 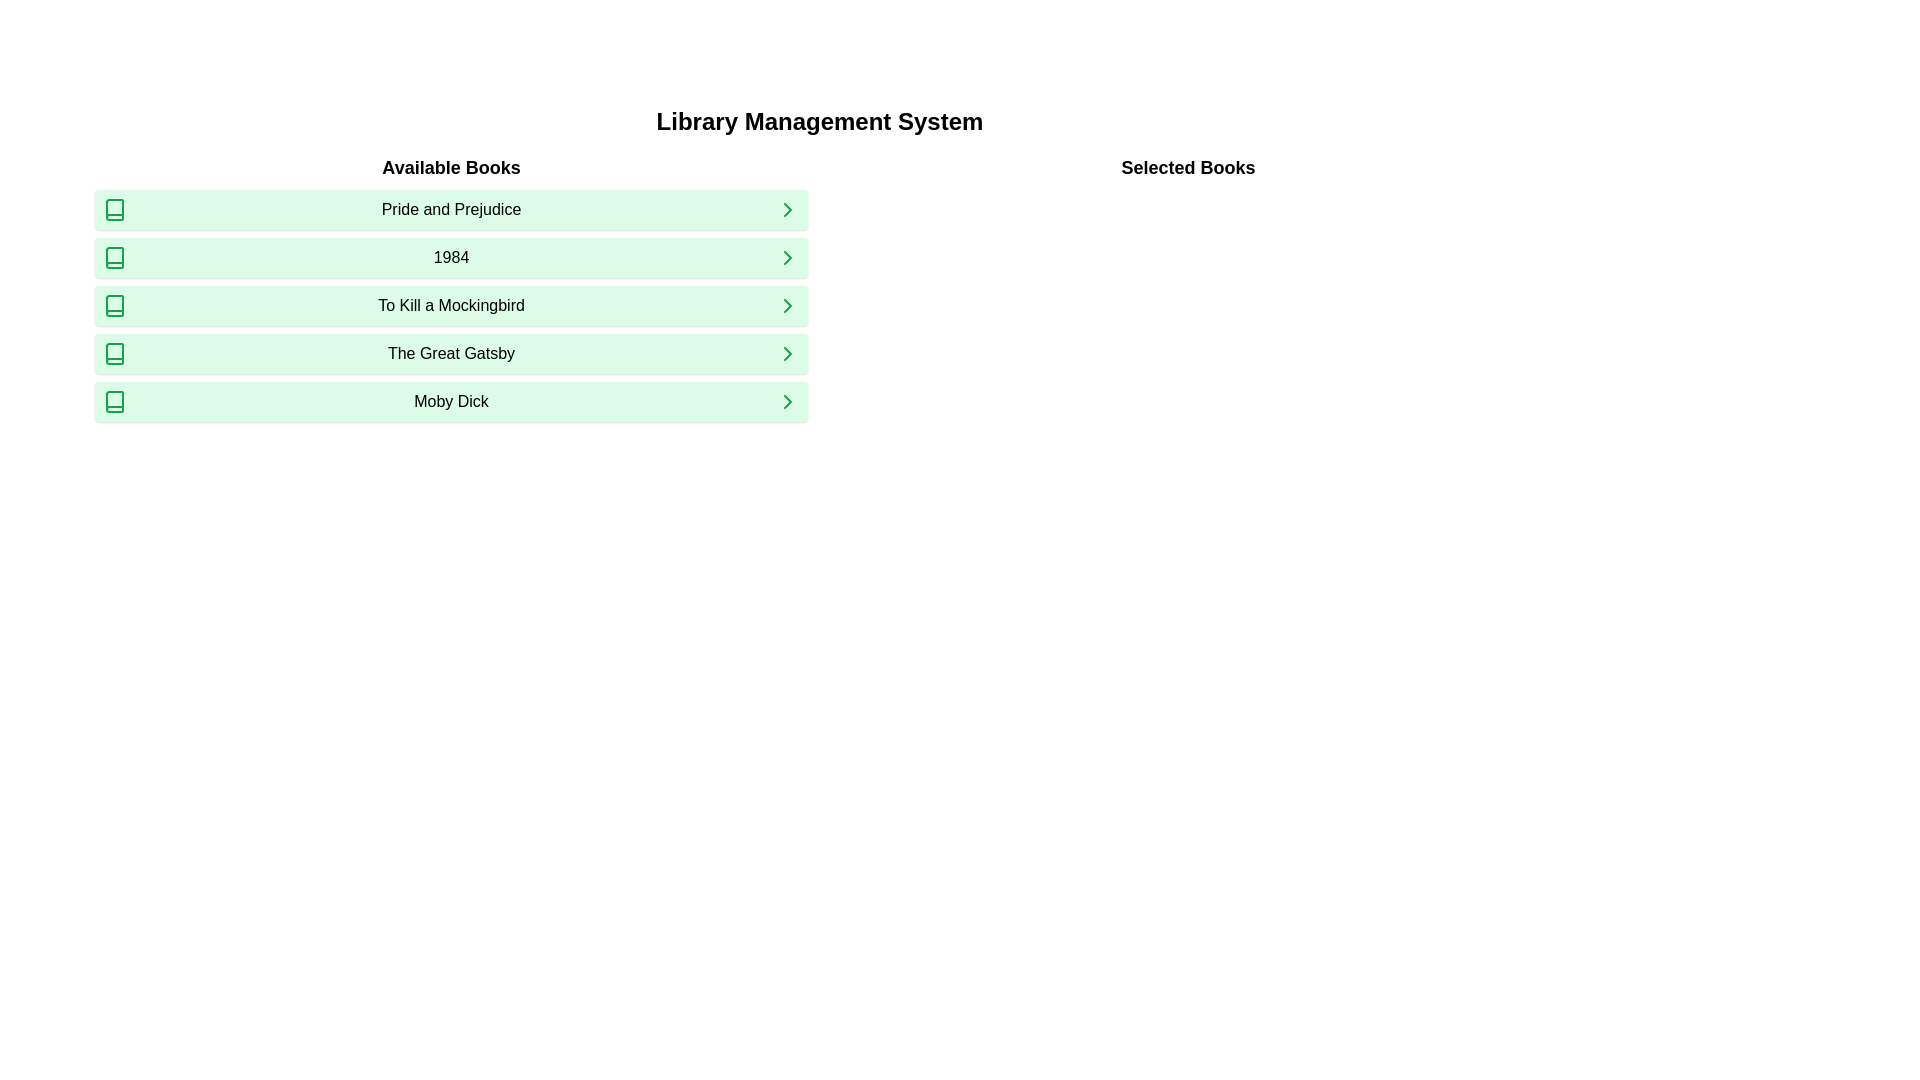 I want to click on the selectable button for the book titled 'Moby Dick' located at the bottom of the vertical list under 'Available Books', so click(x=450, y=401).